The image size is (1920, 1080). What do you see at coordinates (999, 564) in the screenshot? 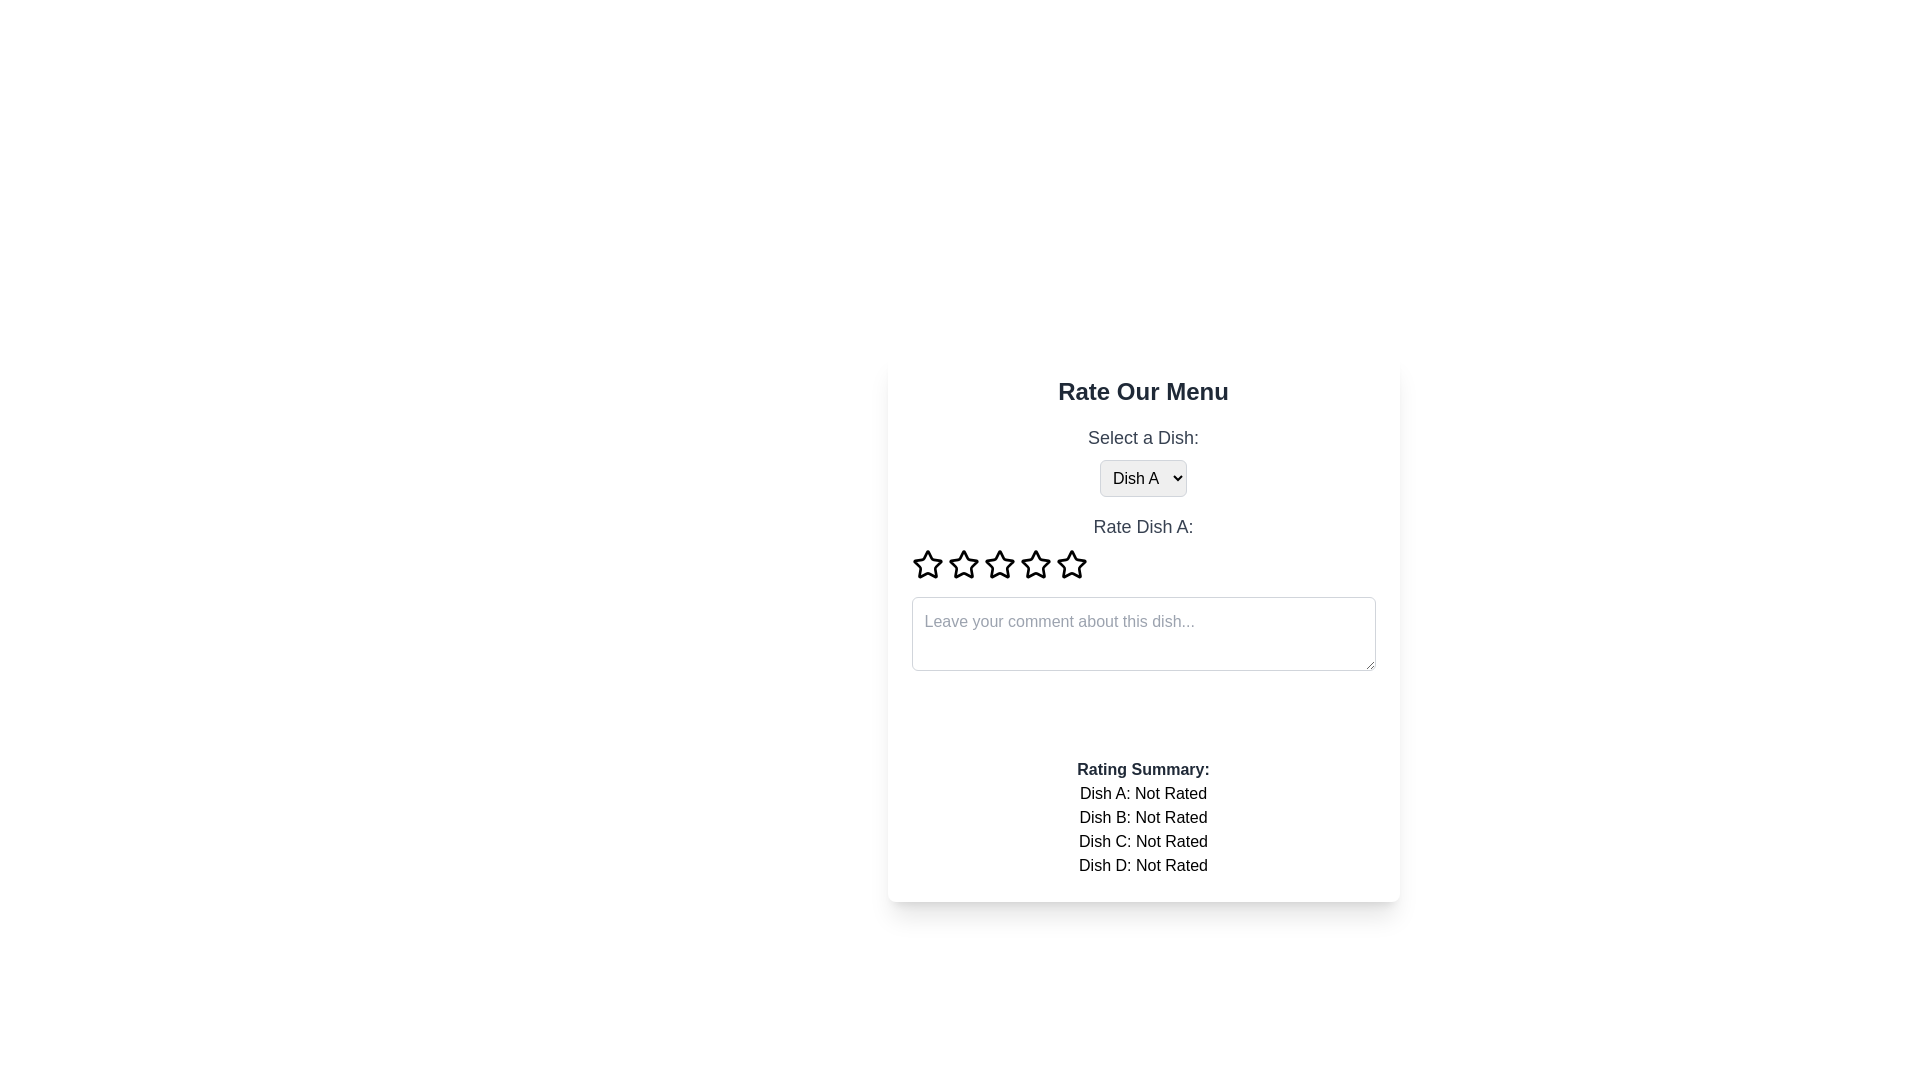
I see `the second star icon in the rating section to rate 'Dish A'` at bounding box center [999, 564].